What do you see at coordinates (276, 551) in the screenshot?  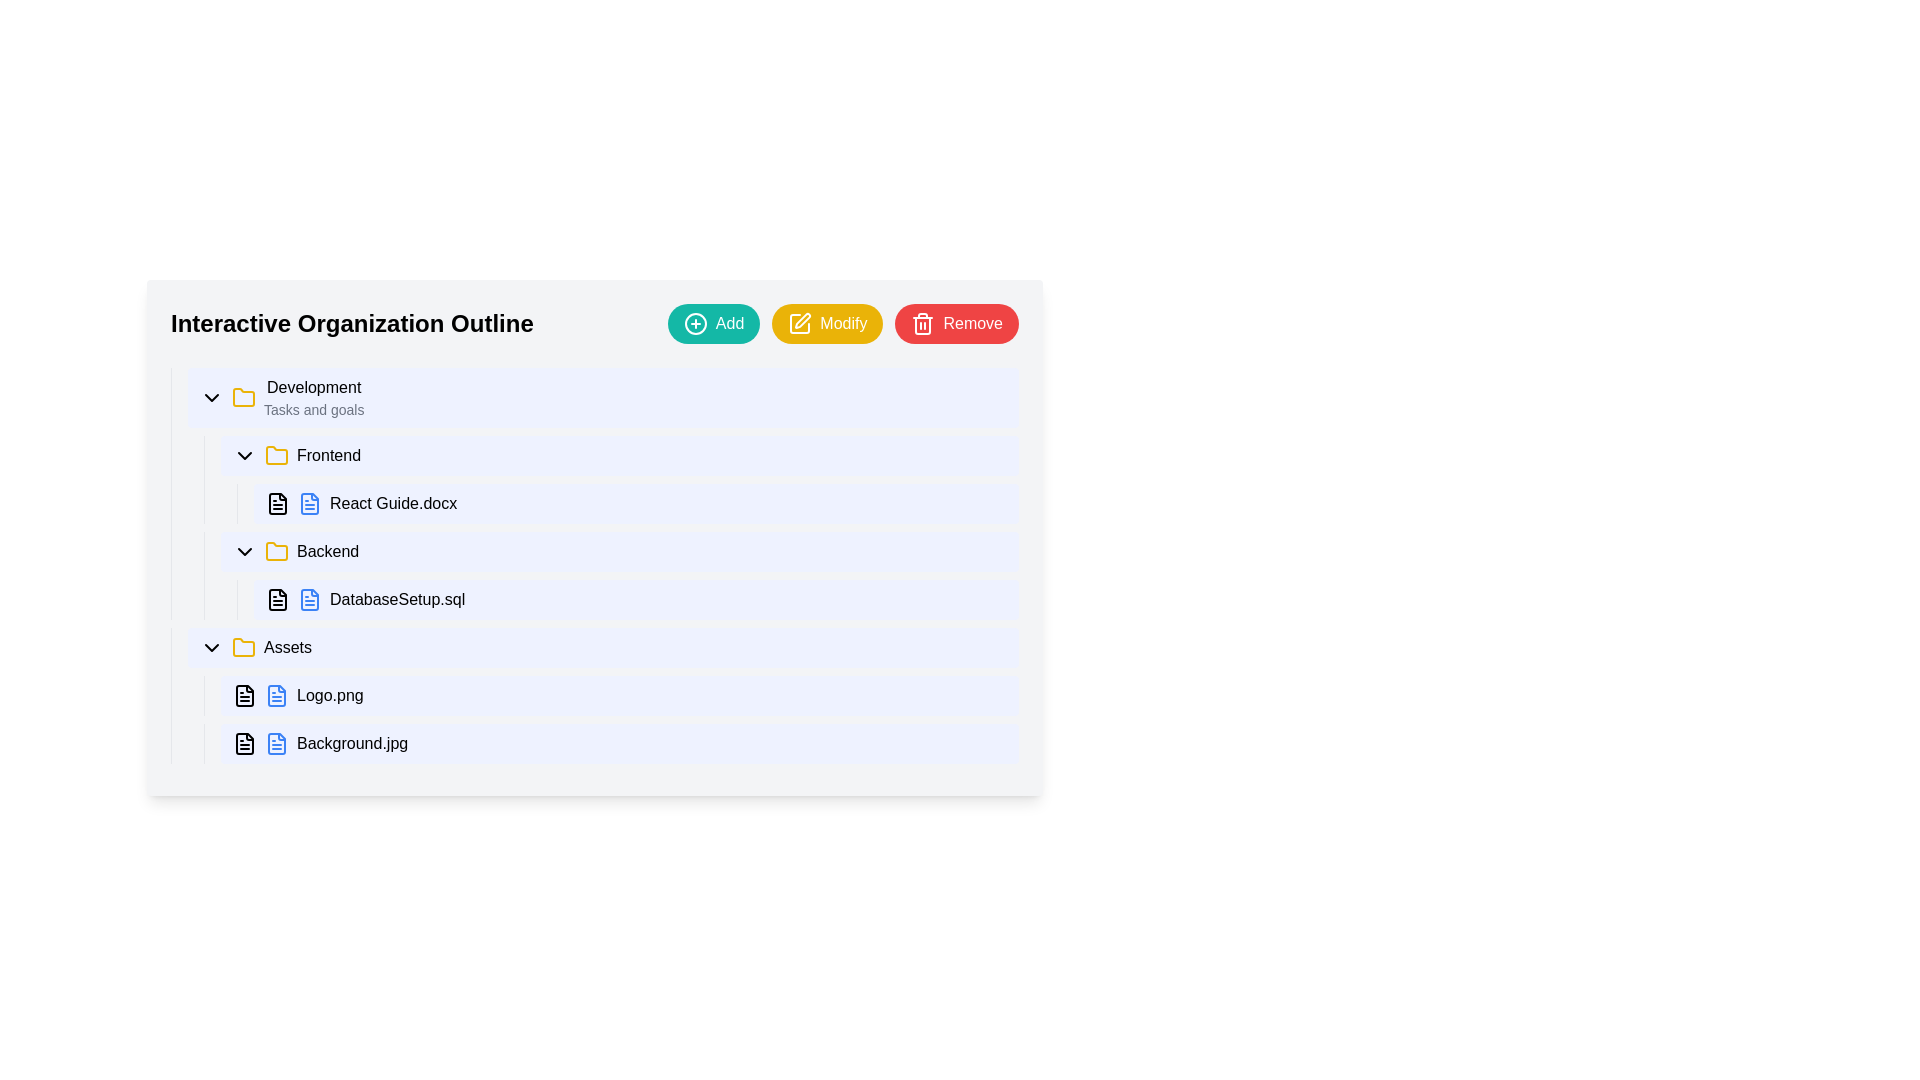 I see `the folder icon with a yellow outline, located` at bounding box center [276, 551].